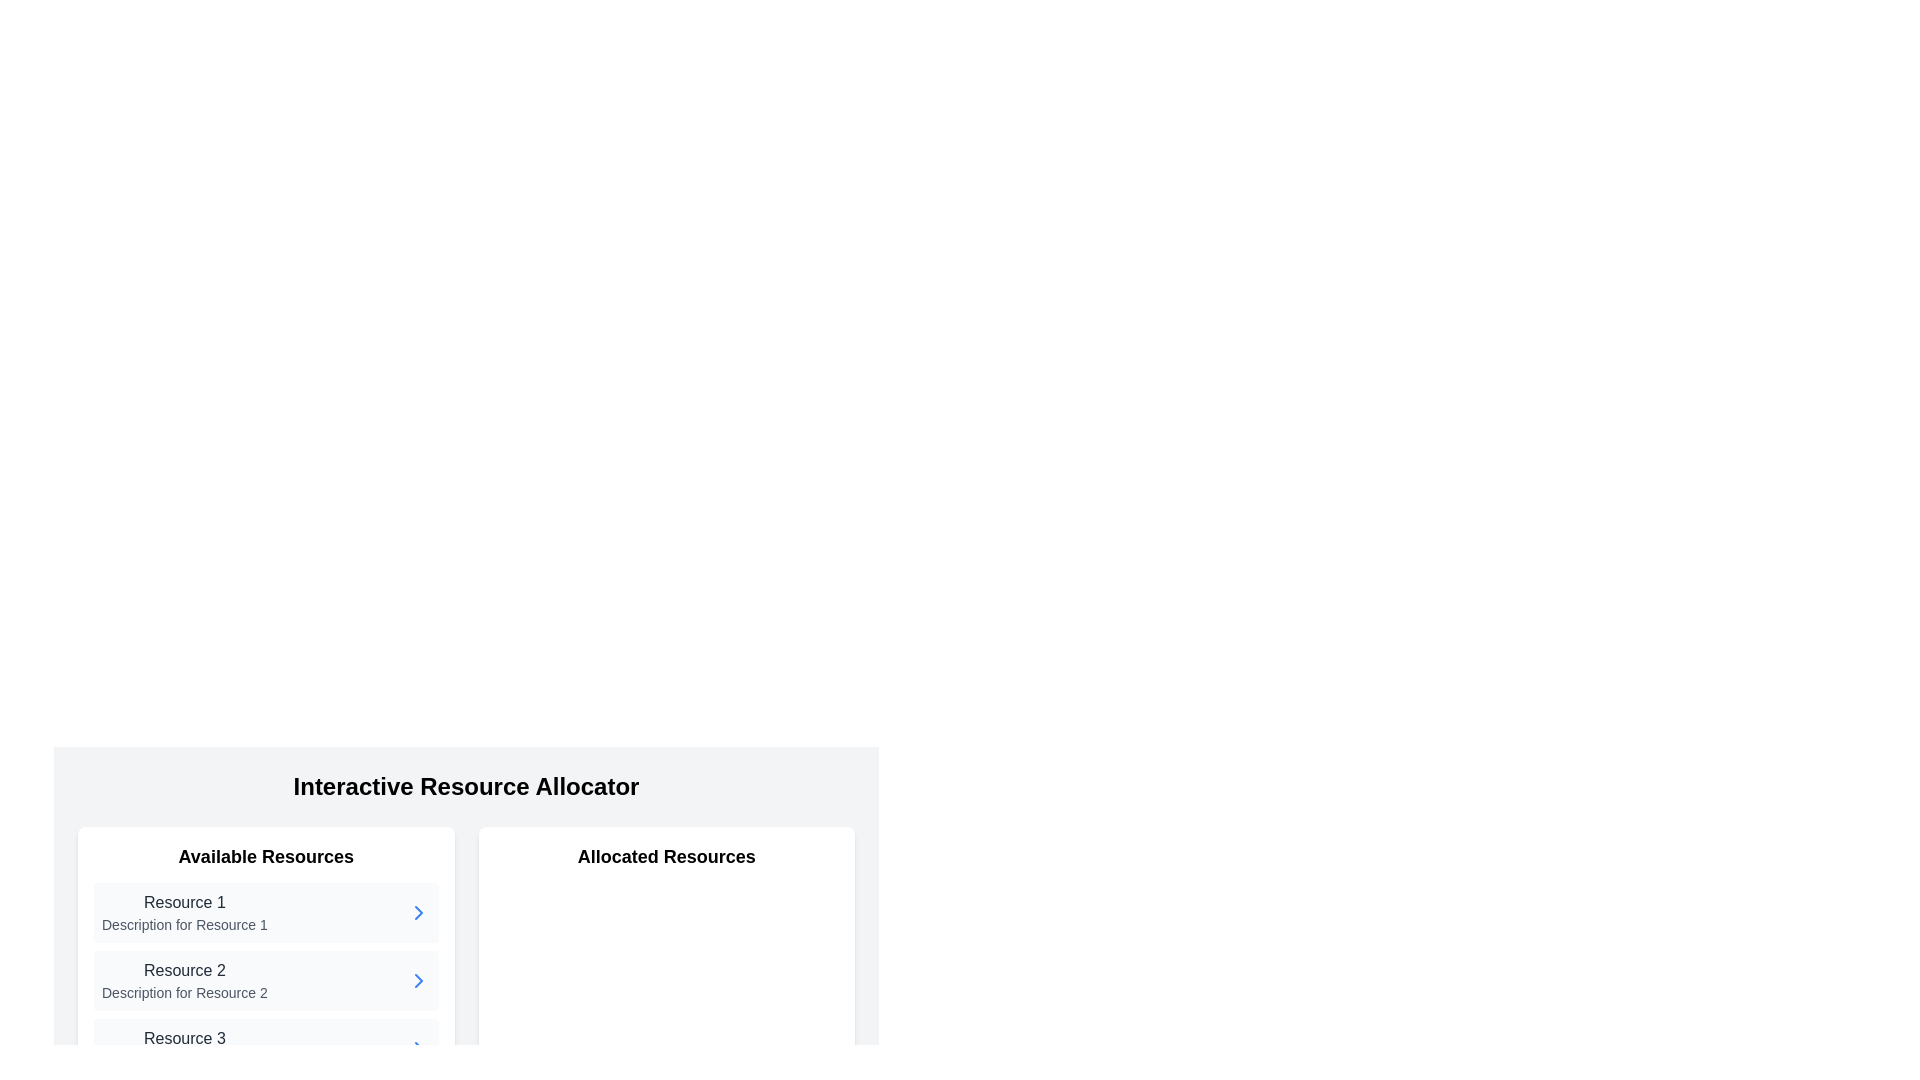  Describe the element at coordinates (417, 913) in the screenshot. I see `the Chevron icon located in the 'Available Resources' section, specifically aligned with 'Resource 2'` at that location.